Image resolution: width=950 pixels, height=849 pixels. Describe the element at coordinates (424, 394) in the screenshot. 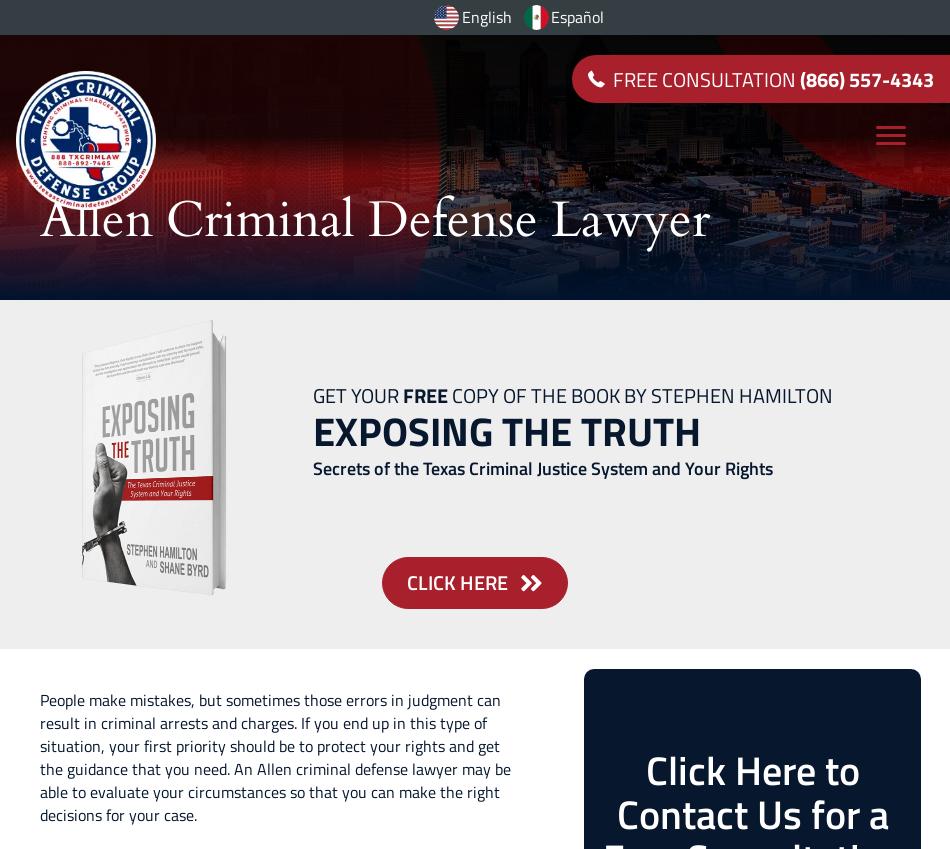

I see `'FREE'` at that location.